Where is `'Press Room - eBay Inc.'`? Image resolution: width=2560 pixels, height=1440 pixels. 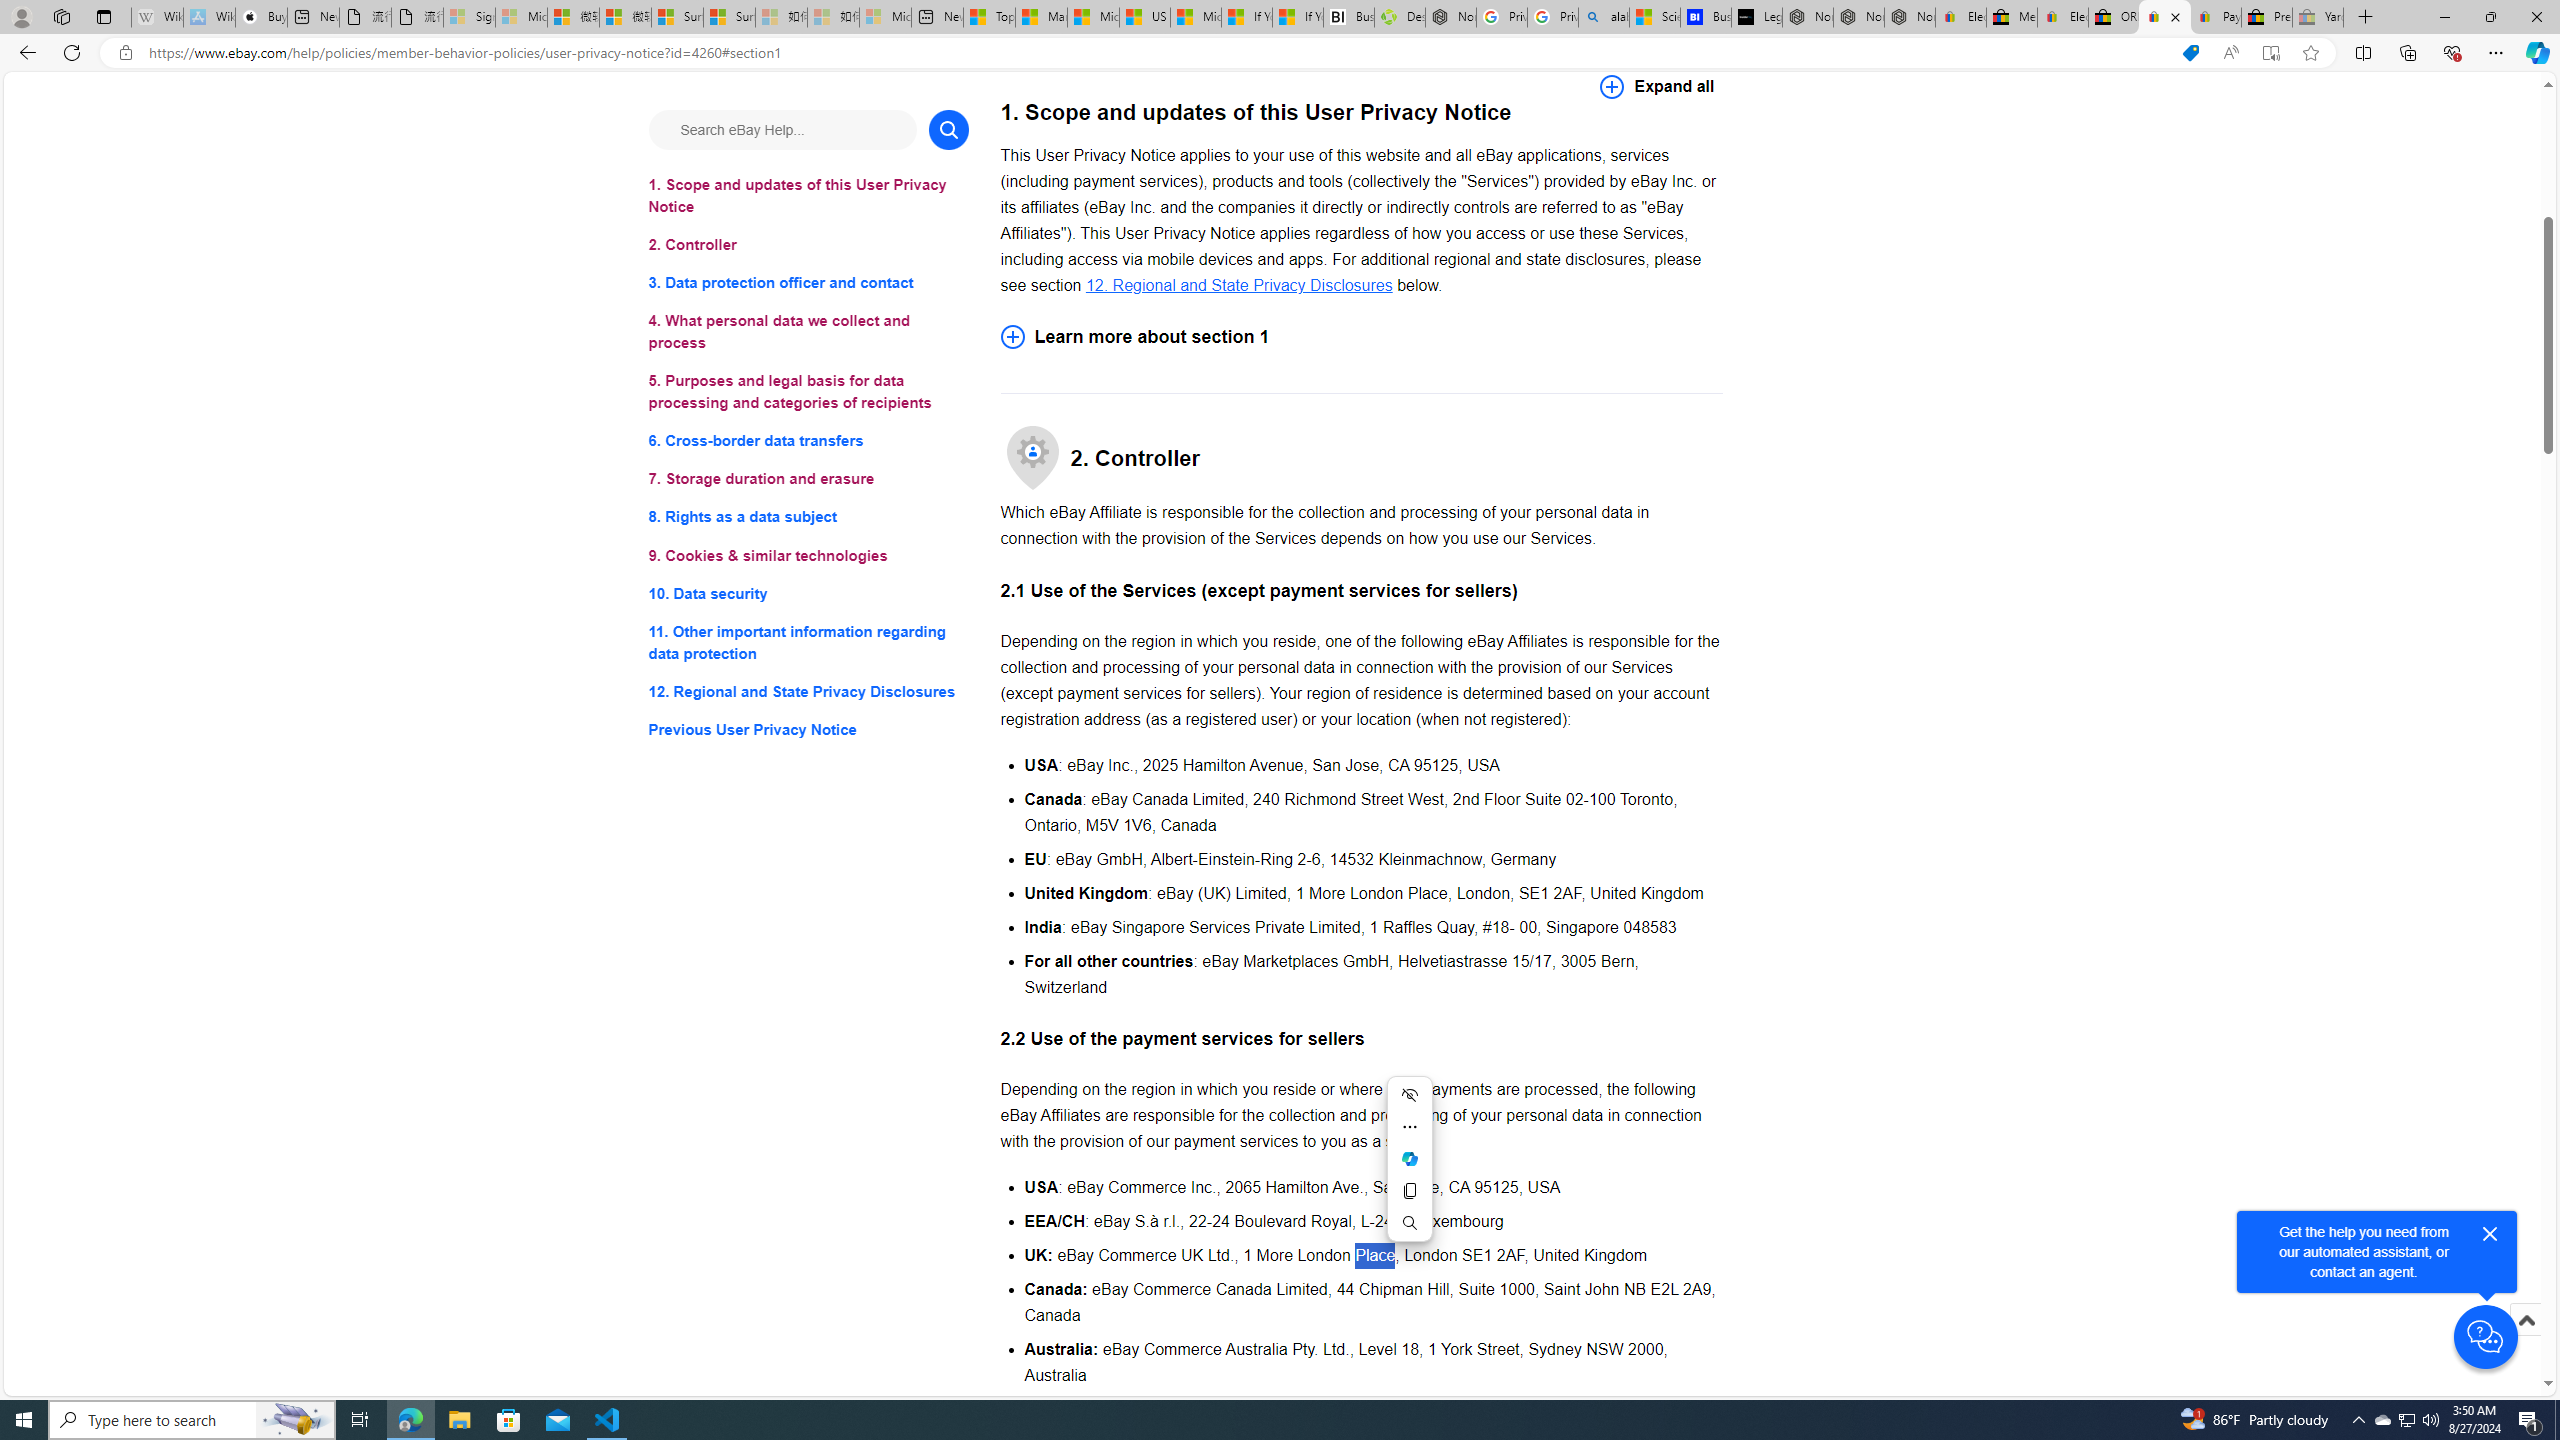
'Press Room - eBay Inc.' is located at coordinates (2266, 16).